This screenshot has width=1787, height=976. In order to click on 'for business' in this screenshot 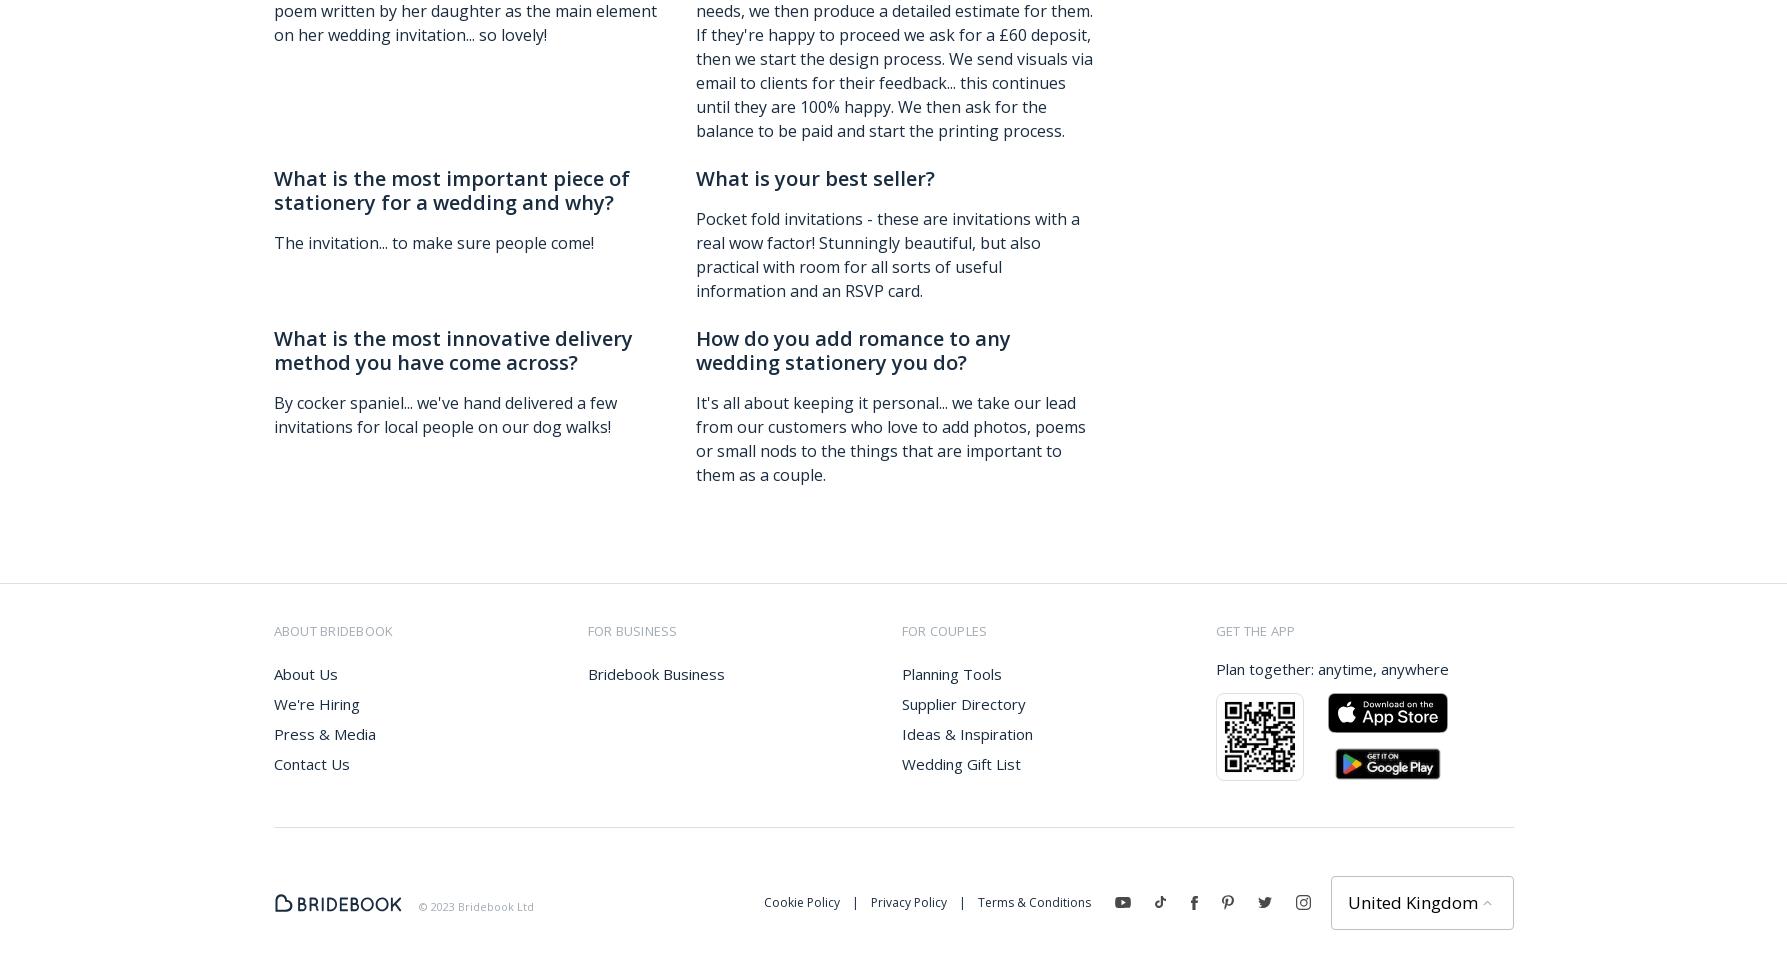, I will do `click(586, 629)`.